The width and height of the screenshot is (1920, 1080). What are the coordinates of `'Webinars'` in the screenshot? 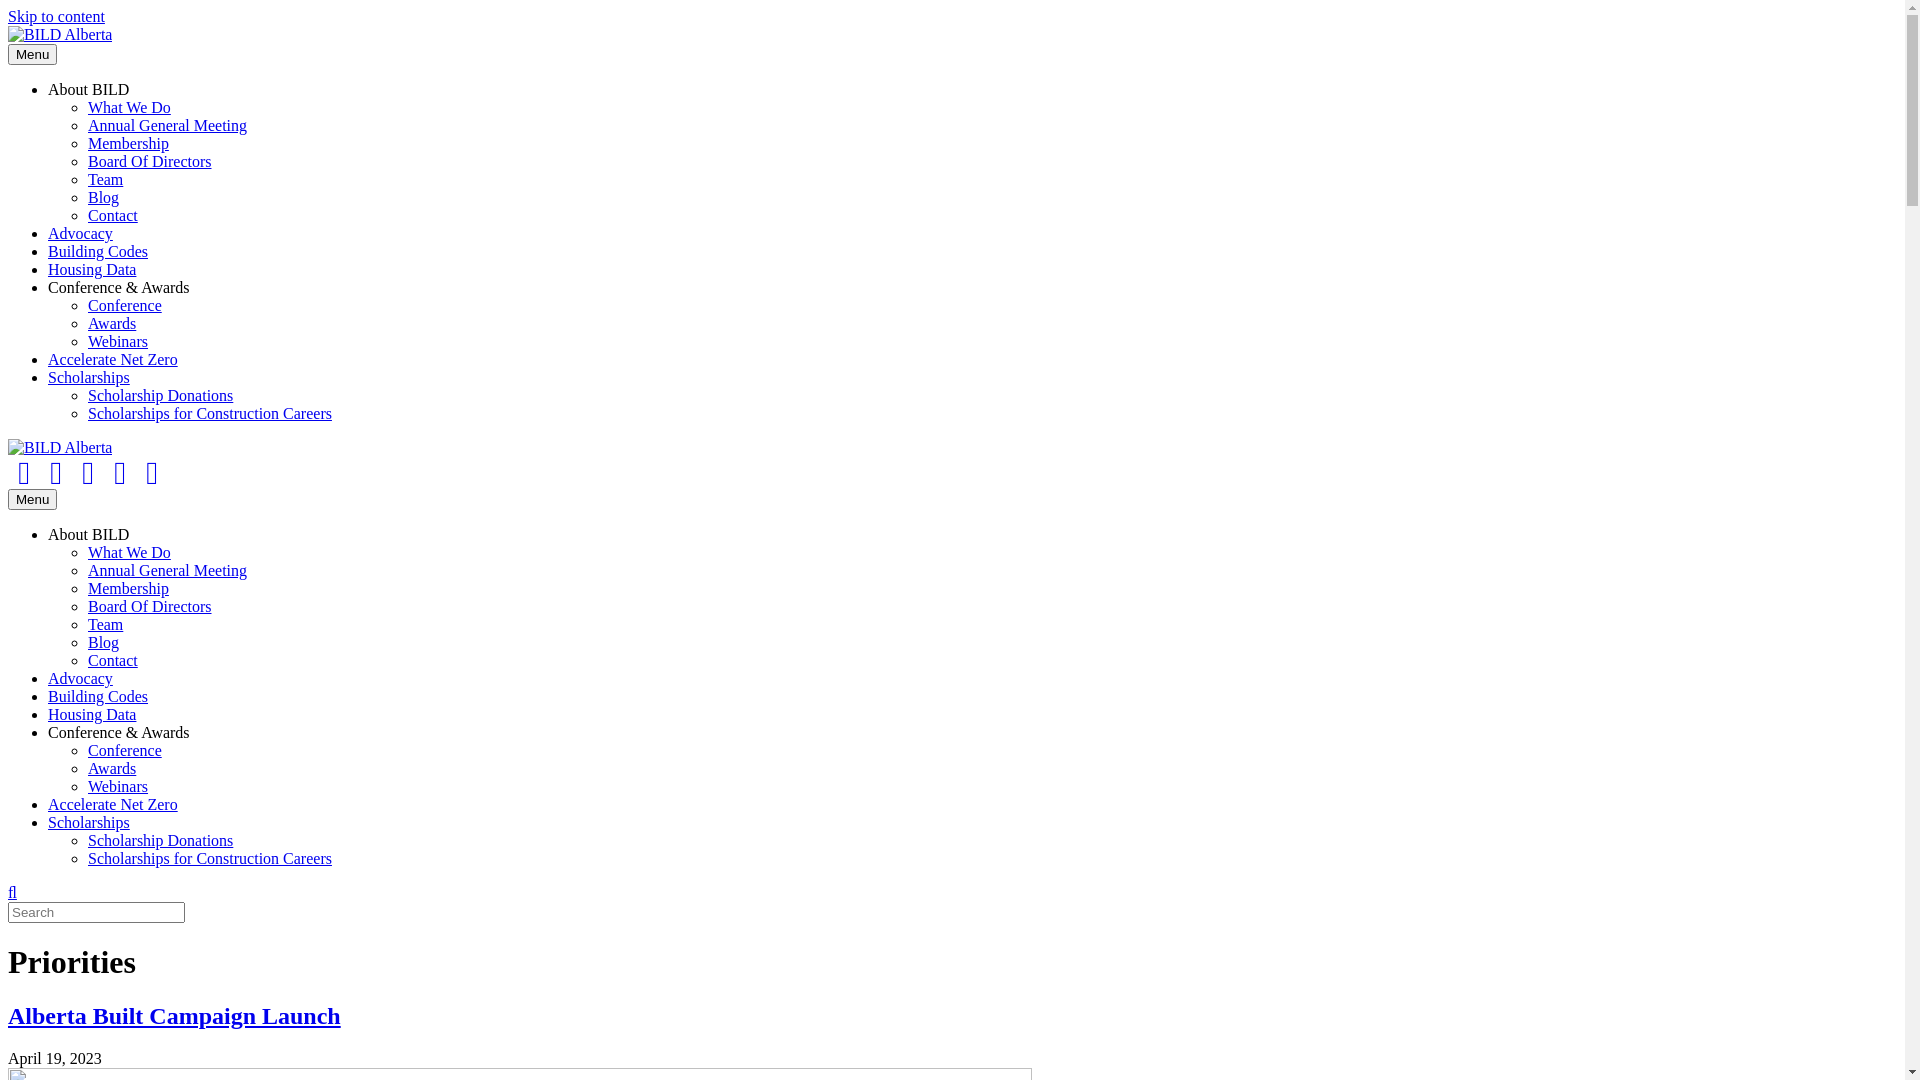 It's located at (117, 340).